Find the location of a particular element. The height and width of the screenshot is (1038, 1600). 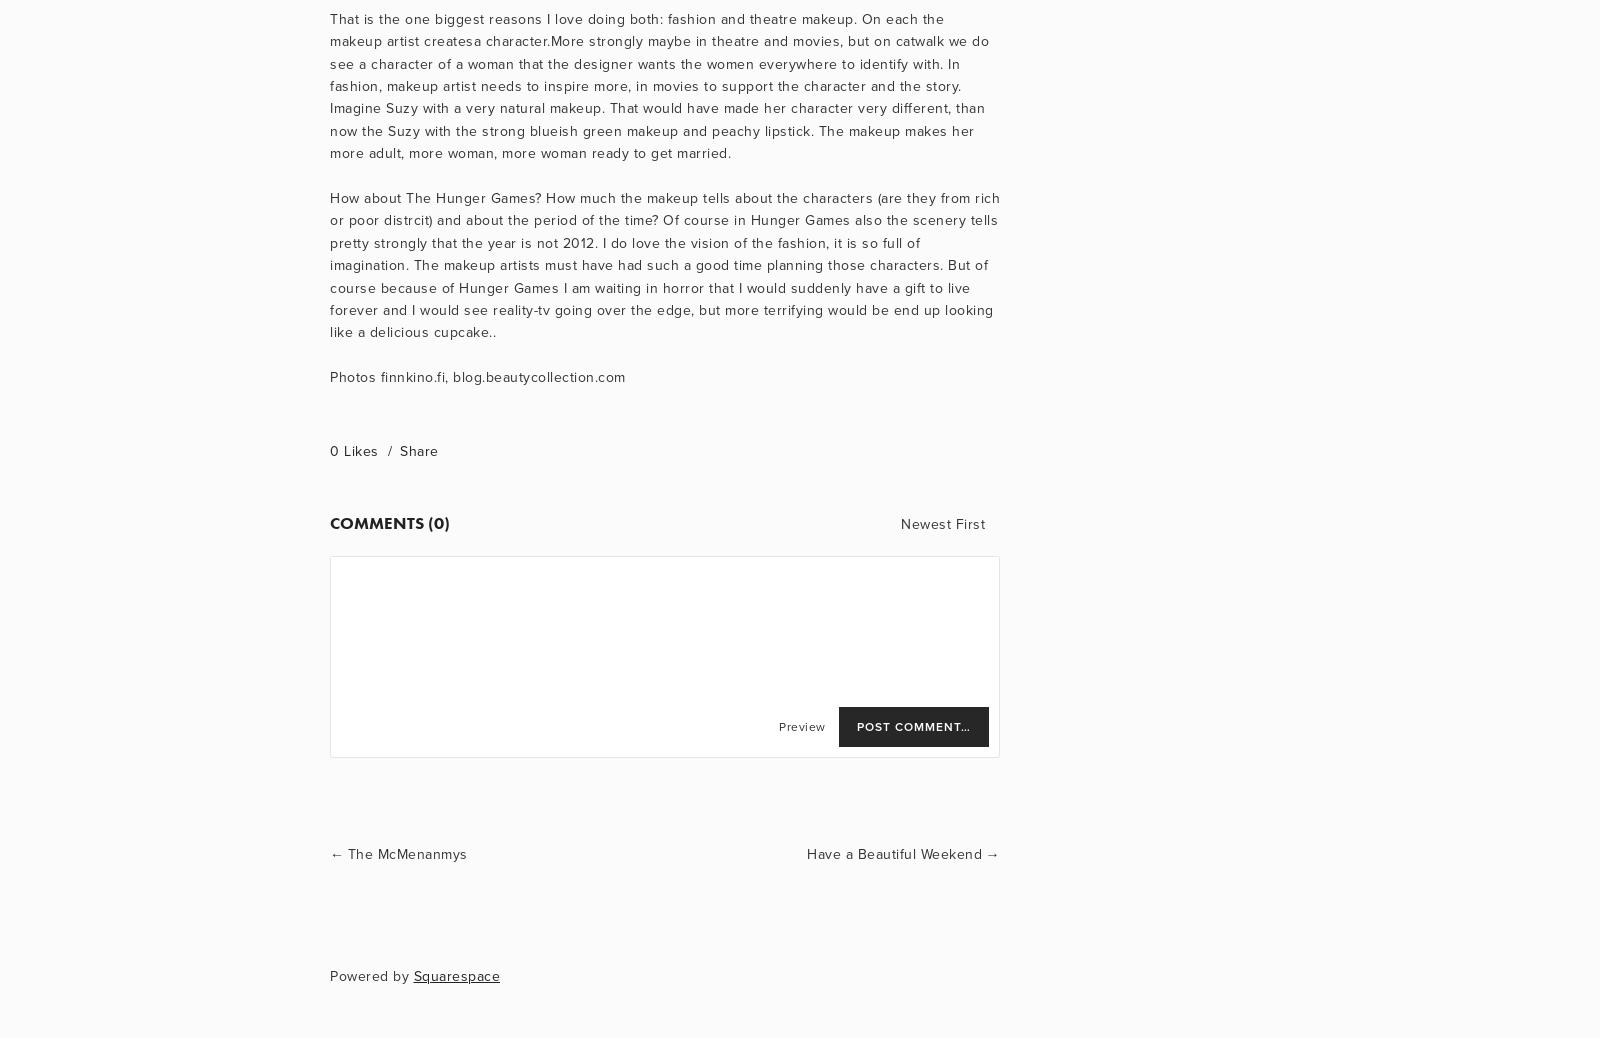

'Comments (0)' is located at coordinates (329, 521).